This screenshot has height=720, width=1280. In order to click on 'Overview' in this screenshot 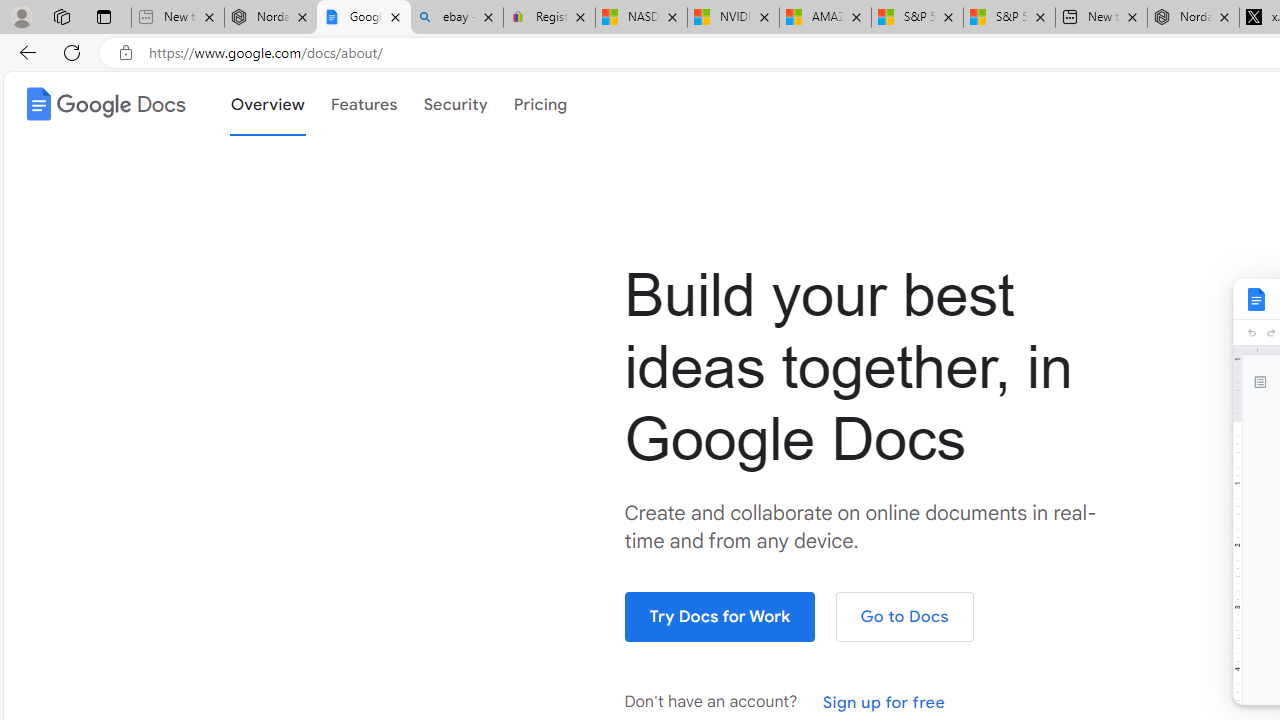, I will do `click(266, 102)`.